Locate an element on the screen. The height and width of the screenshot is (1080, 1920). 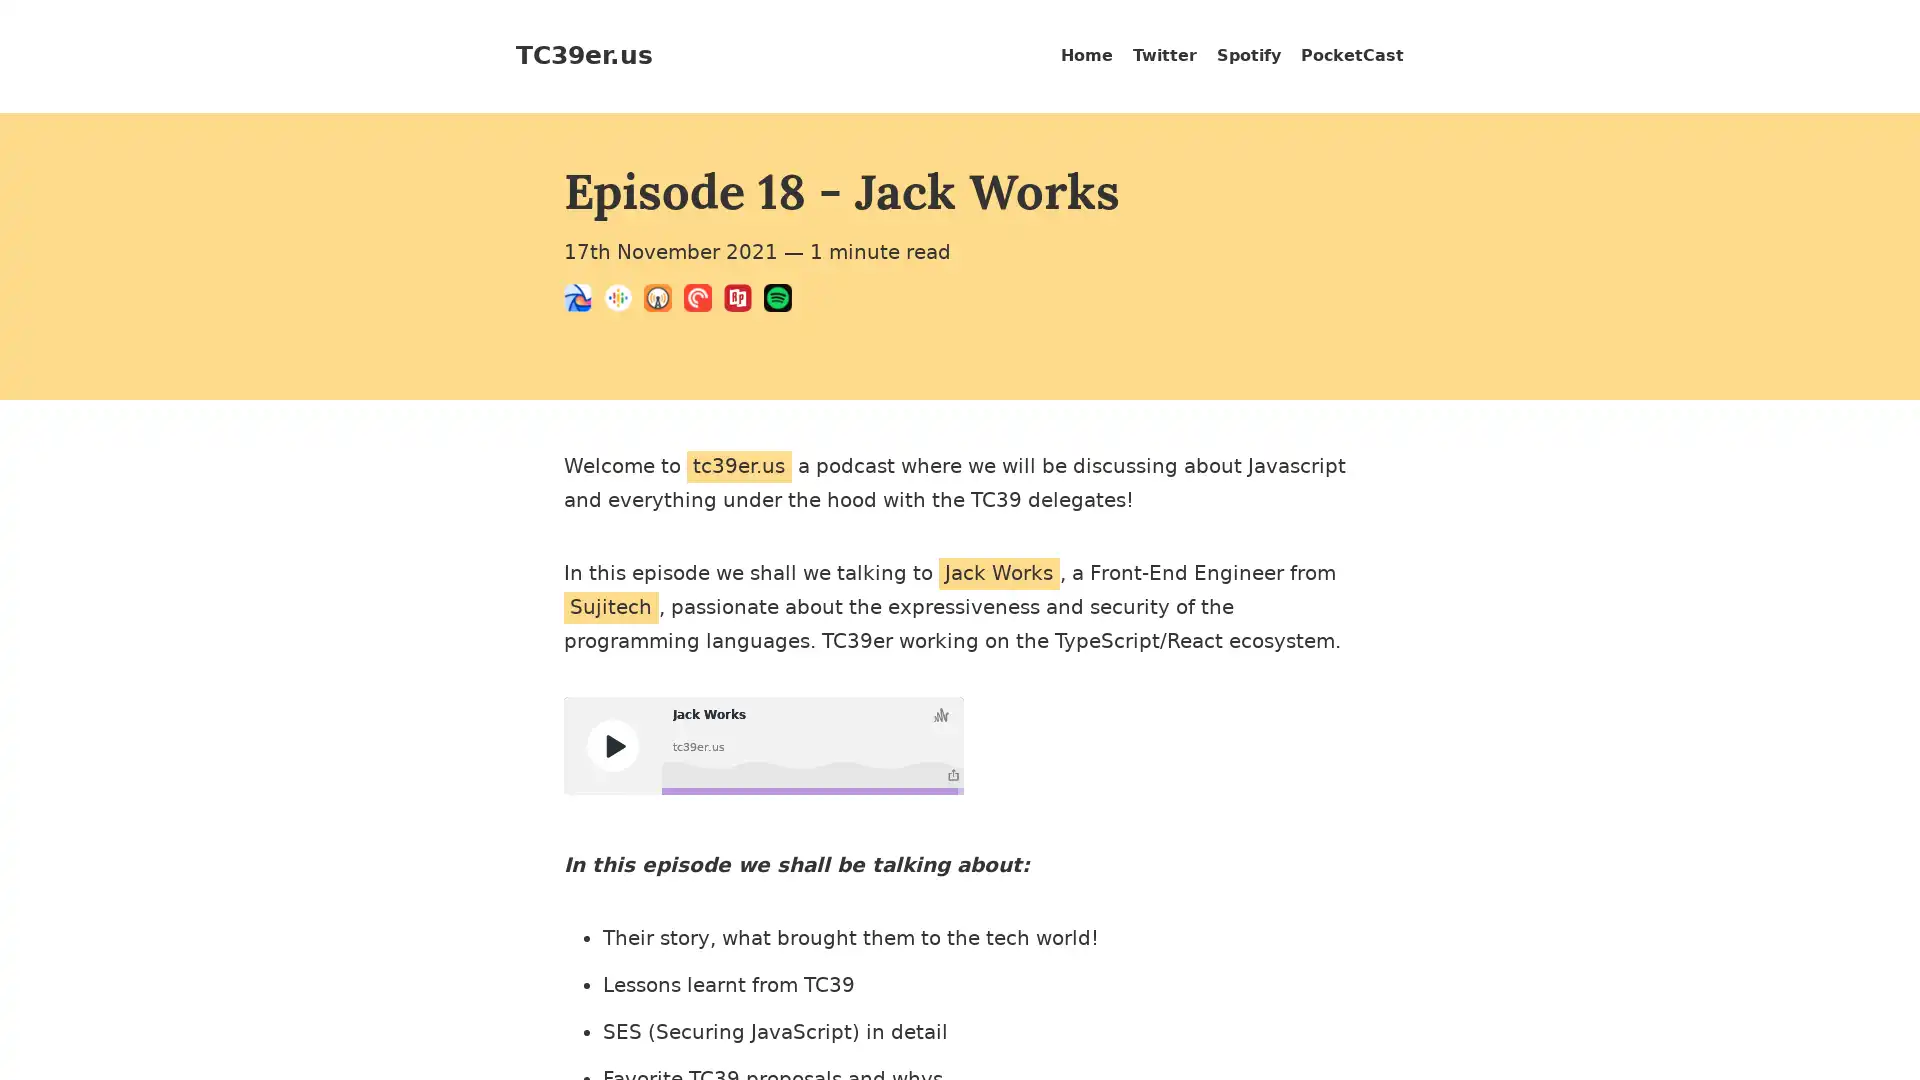
Google Podcasts Logo is located at coordinates (623, 301).